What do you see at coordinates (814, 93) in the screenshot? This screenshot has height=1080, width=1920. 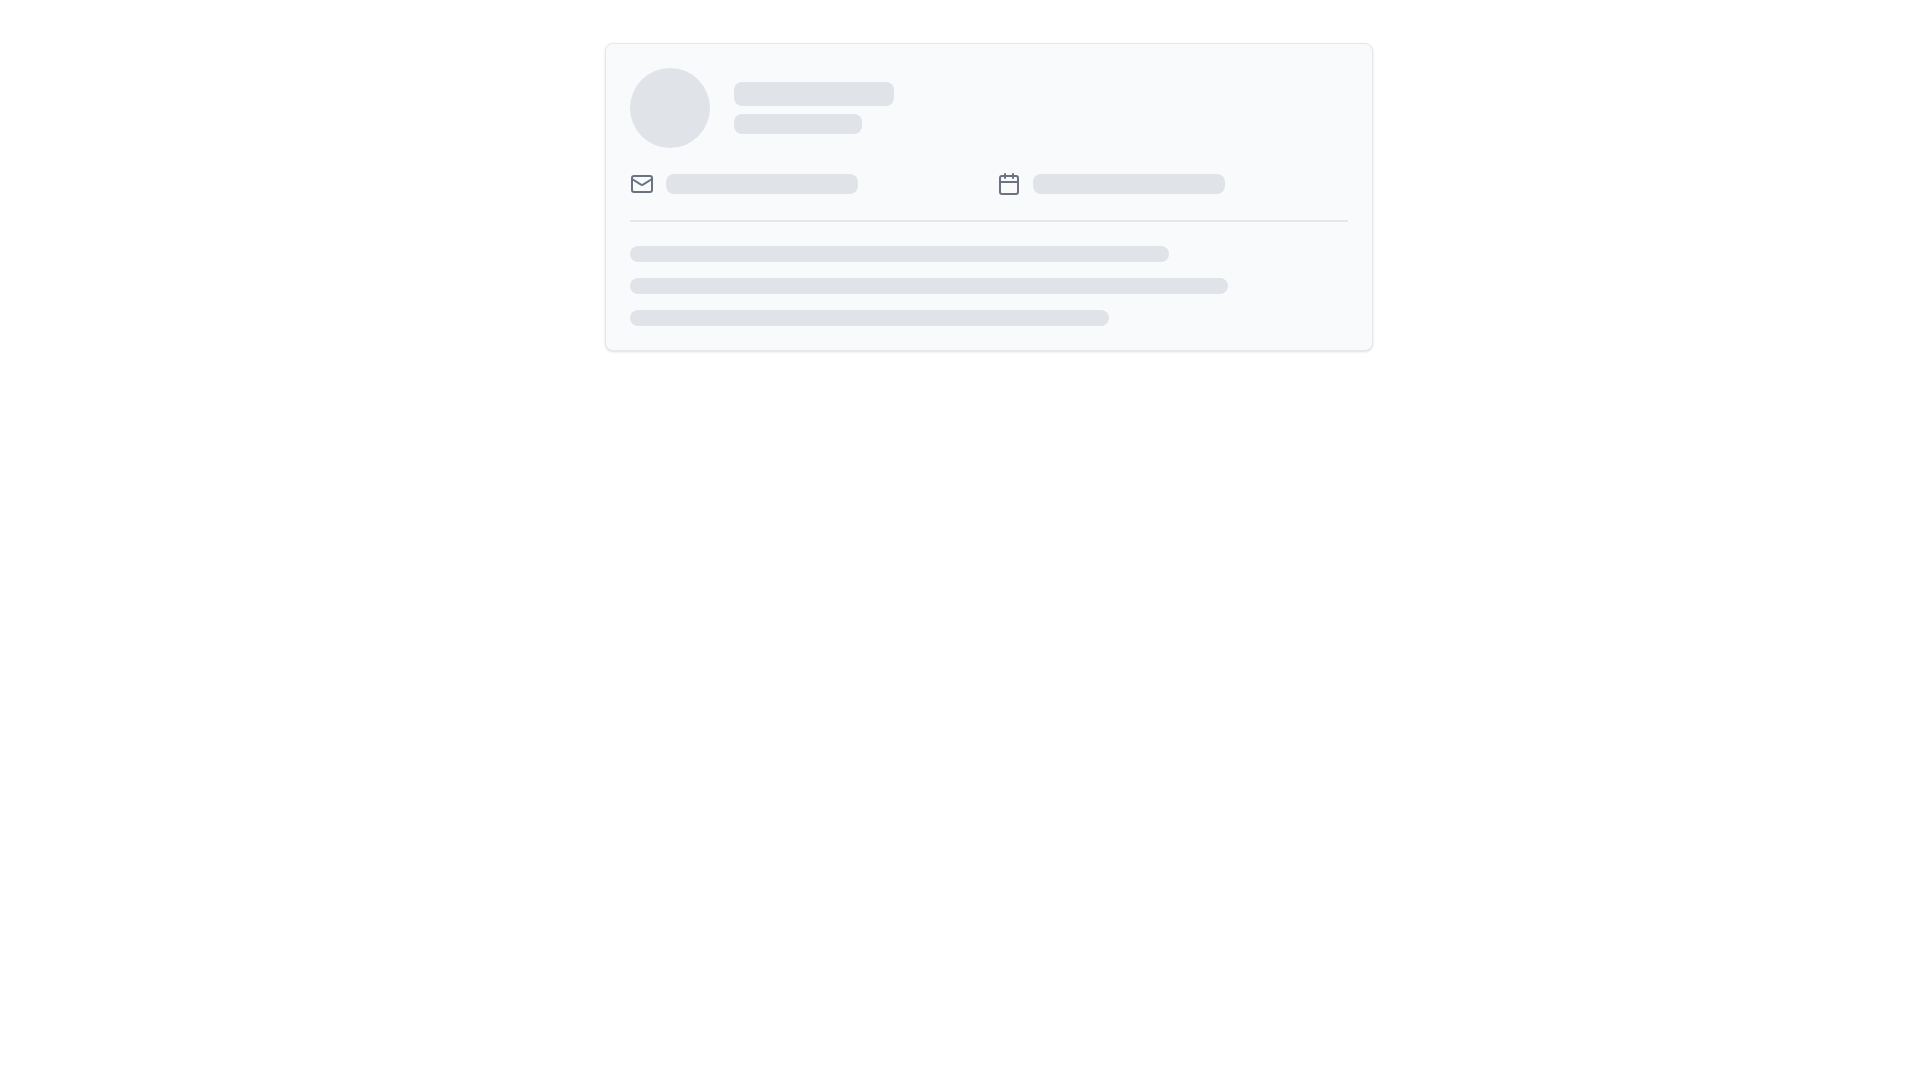 I see `the first placeholder bar, which is a horizontal bar with rounded edges styled in light gray, located near the top center of the layout` at bounding box center [814, 93].